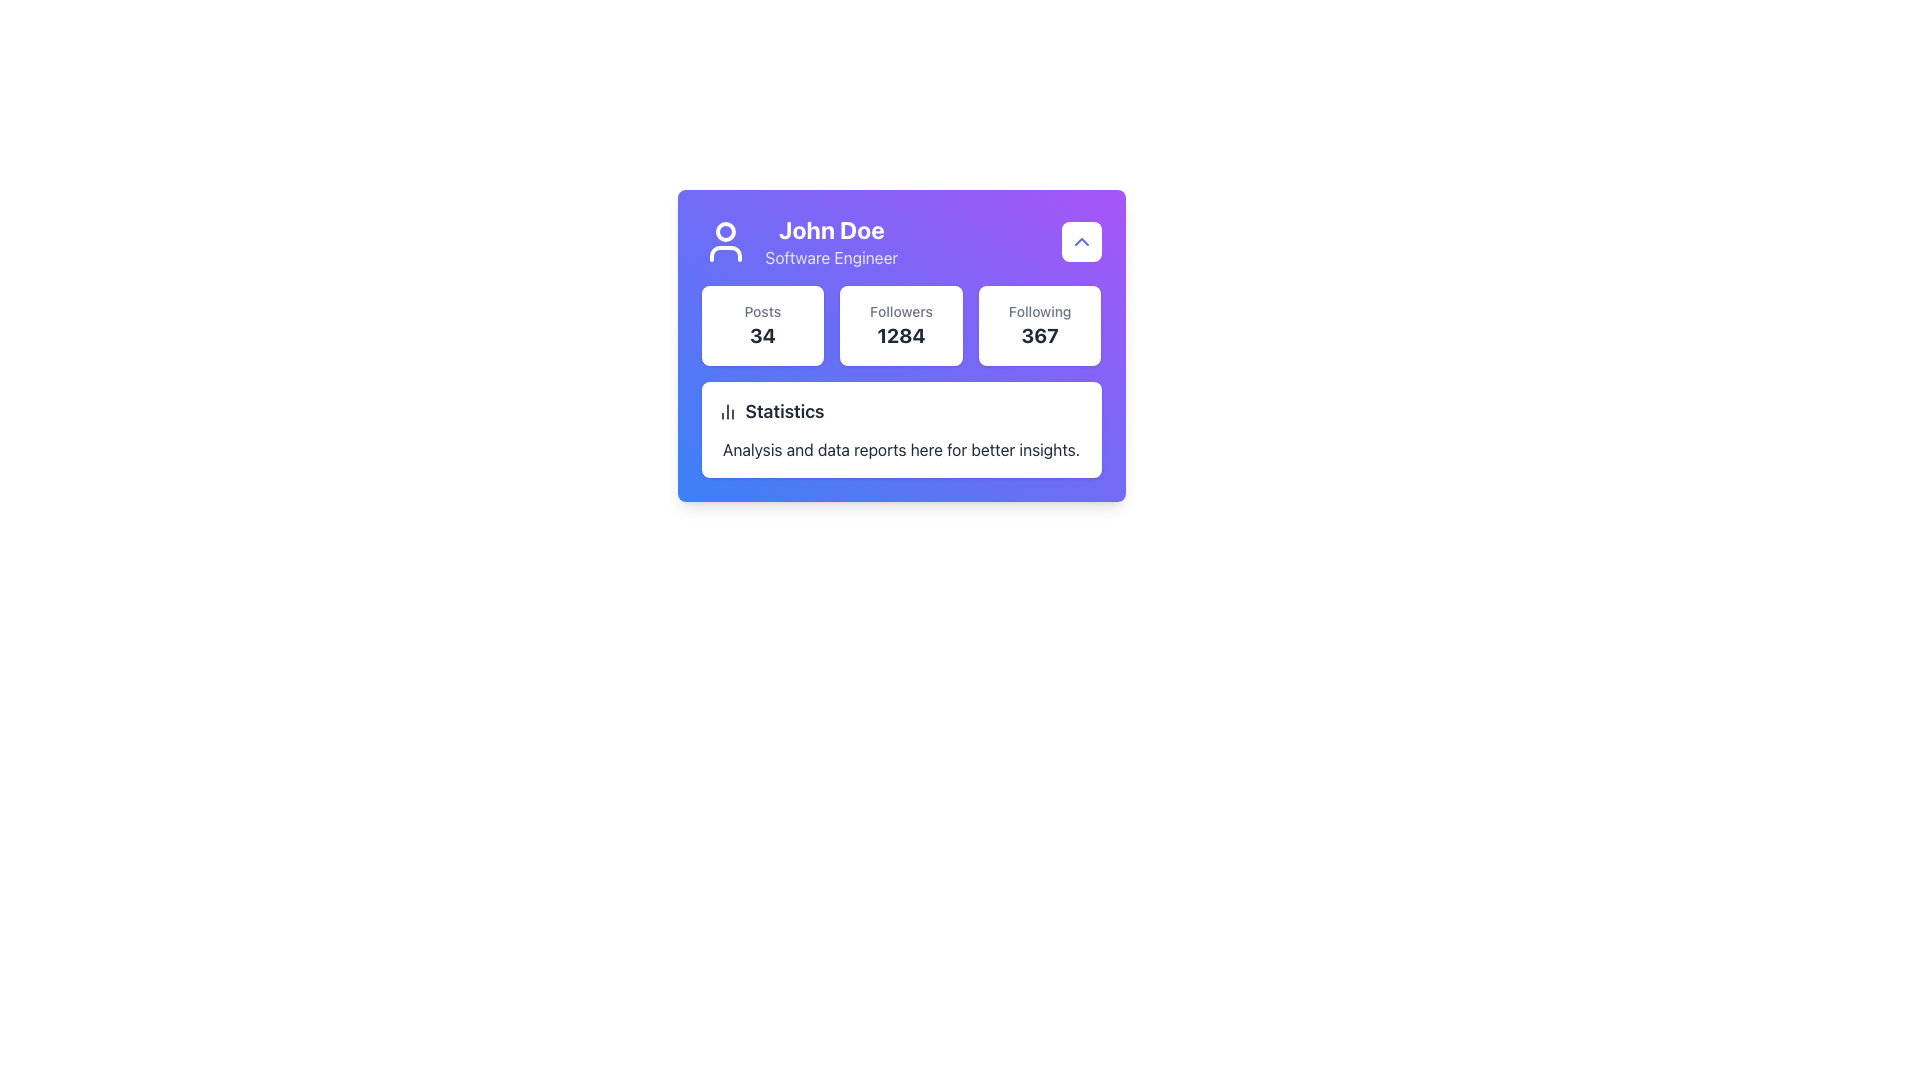  What do you see at coordinates (724, 230) in the screenshot?
I see `the visual appearance of the circular user avatar icon located at the top-left corner of the card, above the 'John Doe' text` at bounding box center [724, 230].